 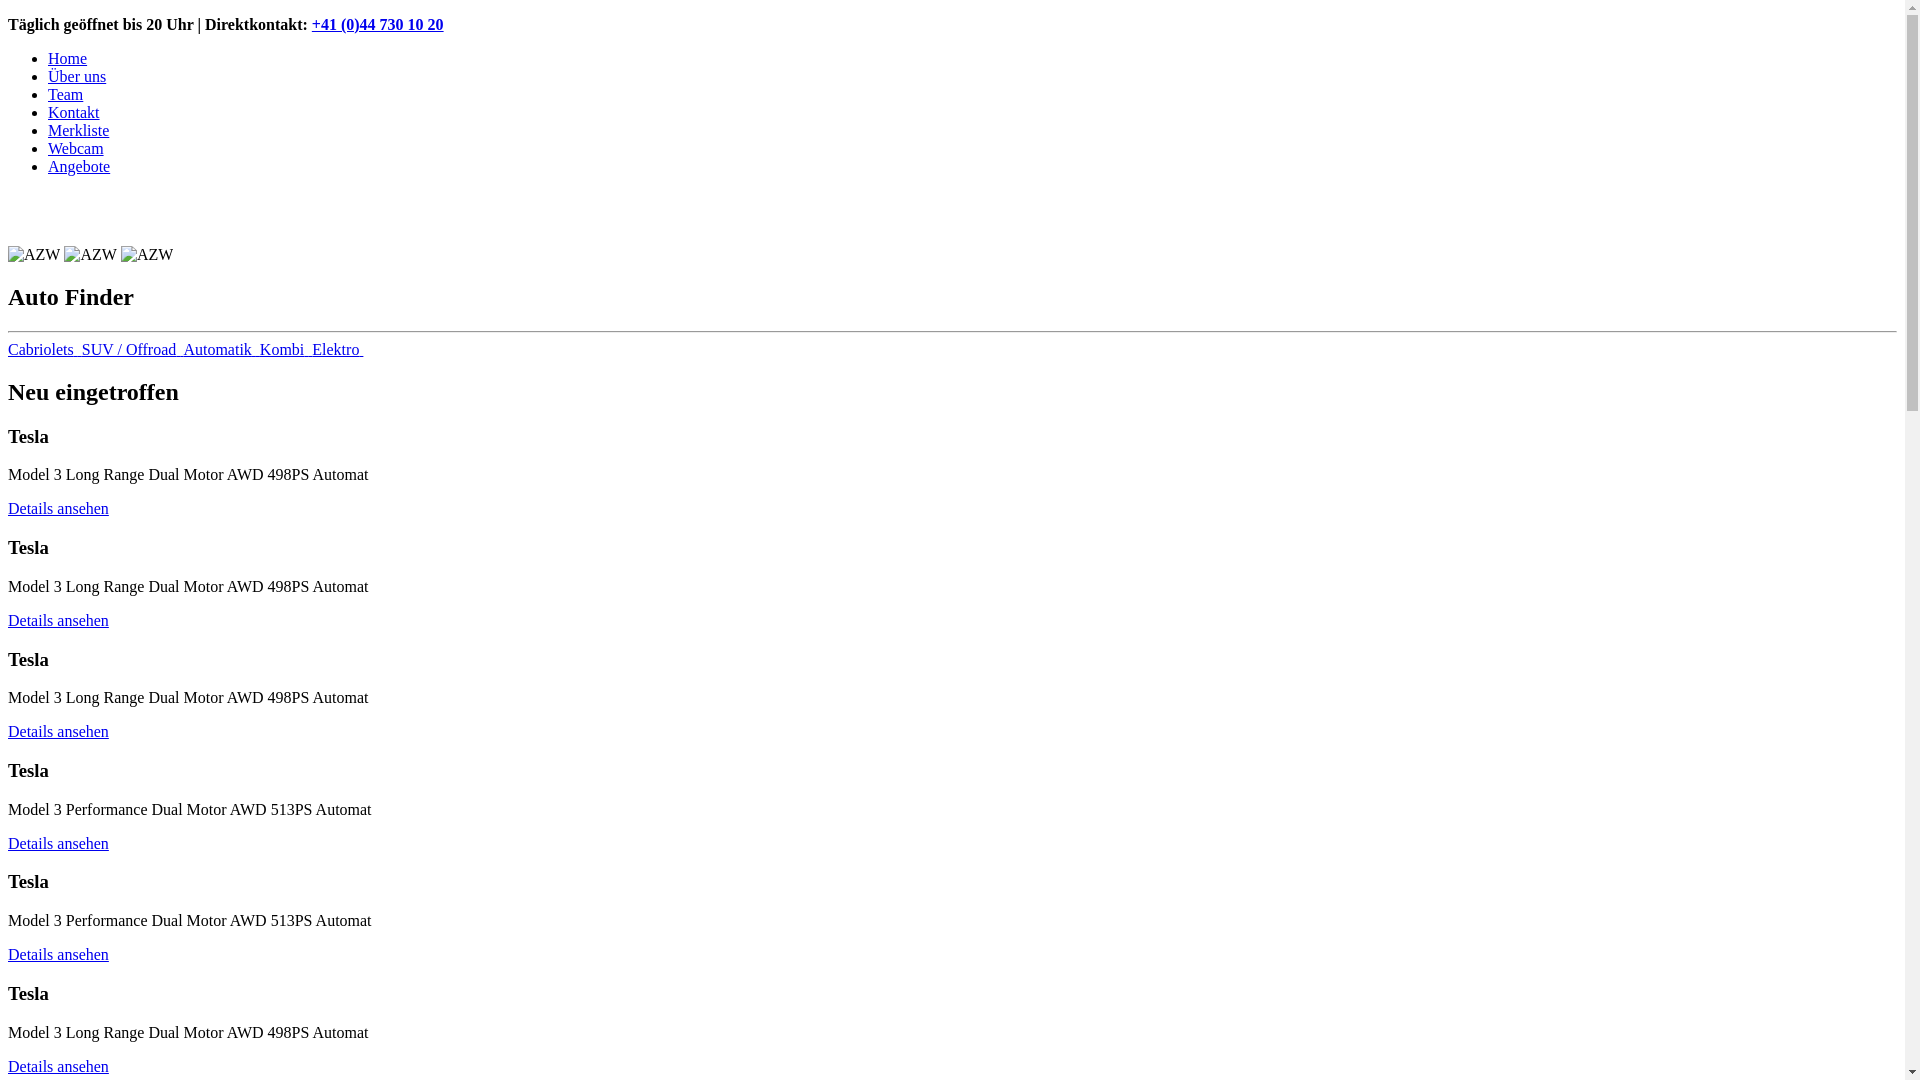 What do you see at coordinates (220, 348) in the screenshot?
I see `'Automatik'` at bounding box center [220, 348].